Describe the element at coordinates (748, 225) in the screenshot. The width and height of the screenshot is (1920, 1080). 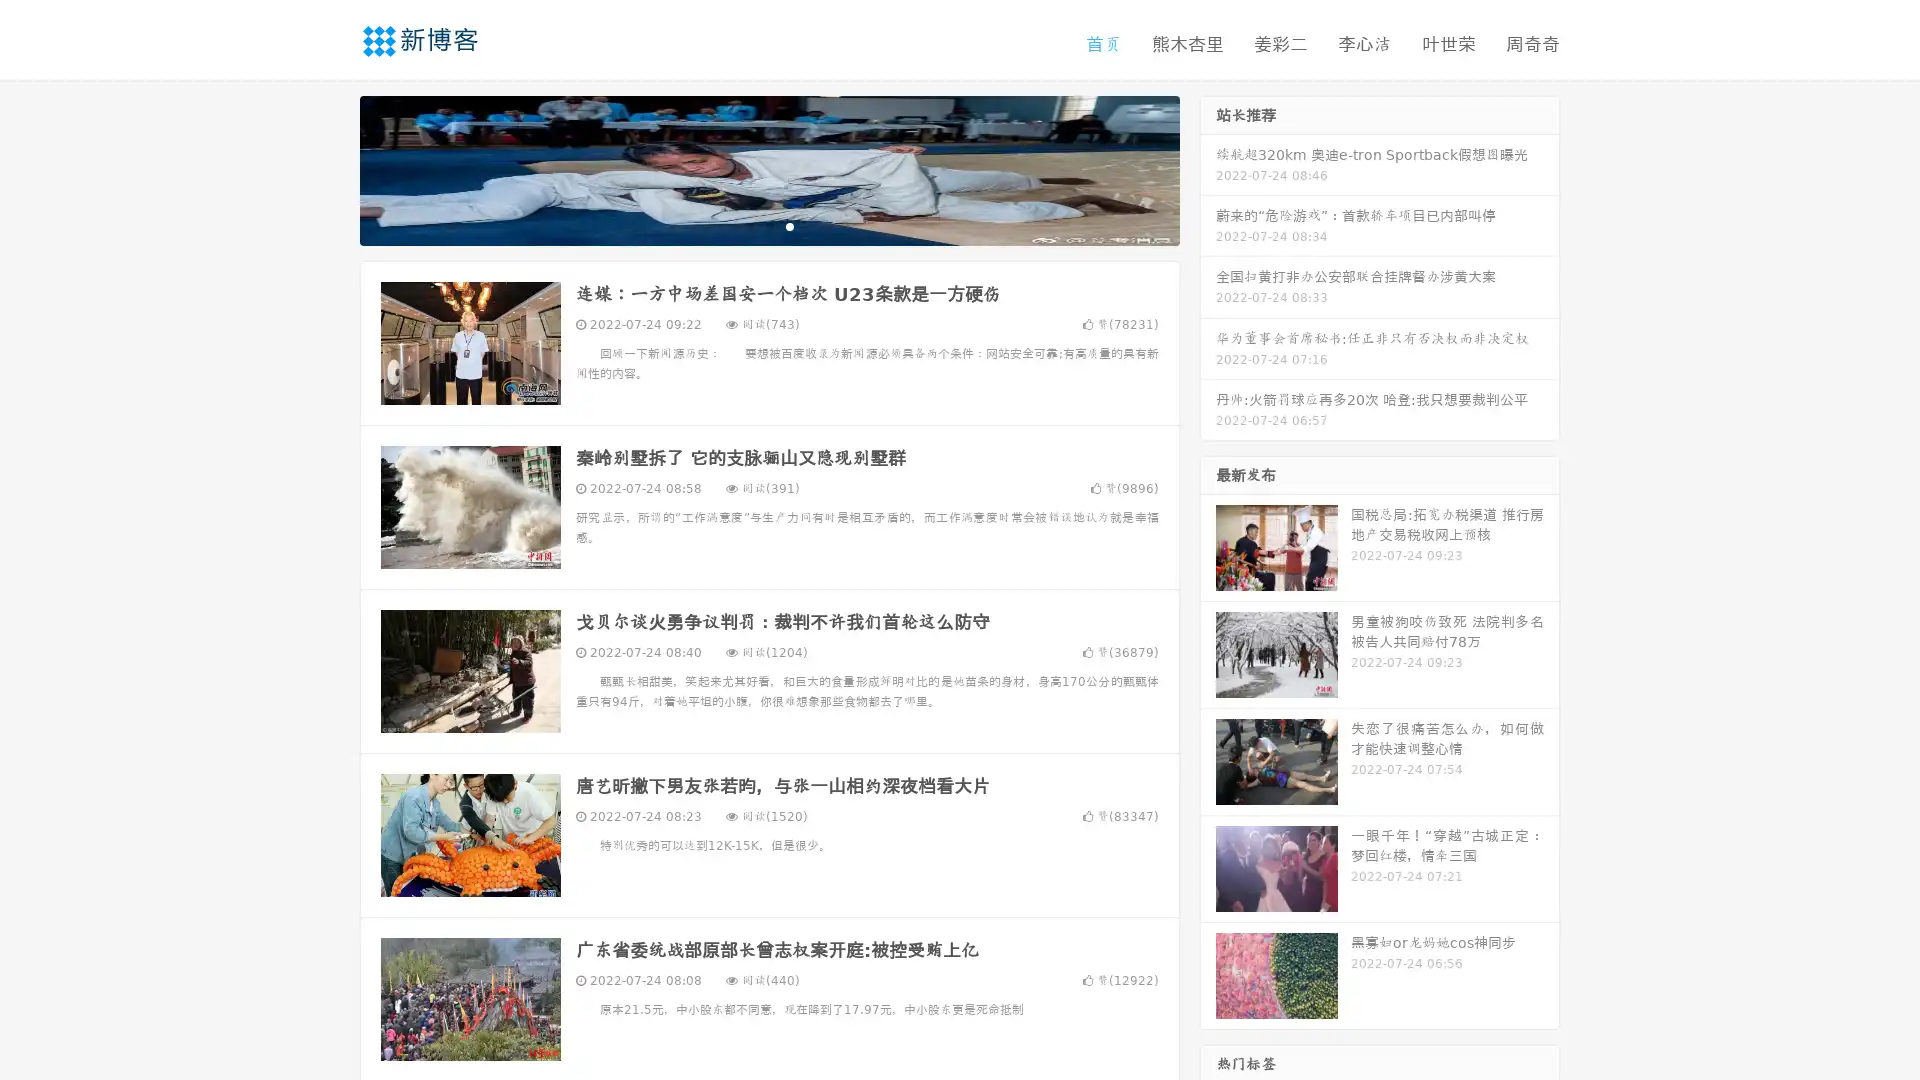
I see `Go to slide 1` at that location.